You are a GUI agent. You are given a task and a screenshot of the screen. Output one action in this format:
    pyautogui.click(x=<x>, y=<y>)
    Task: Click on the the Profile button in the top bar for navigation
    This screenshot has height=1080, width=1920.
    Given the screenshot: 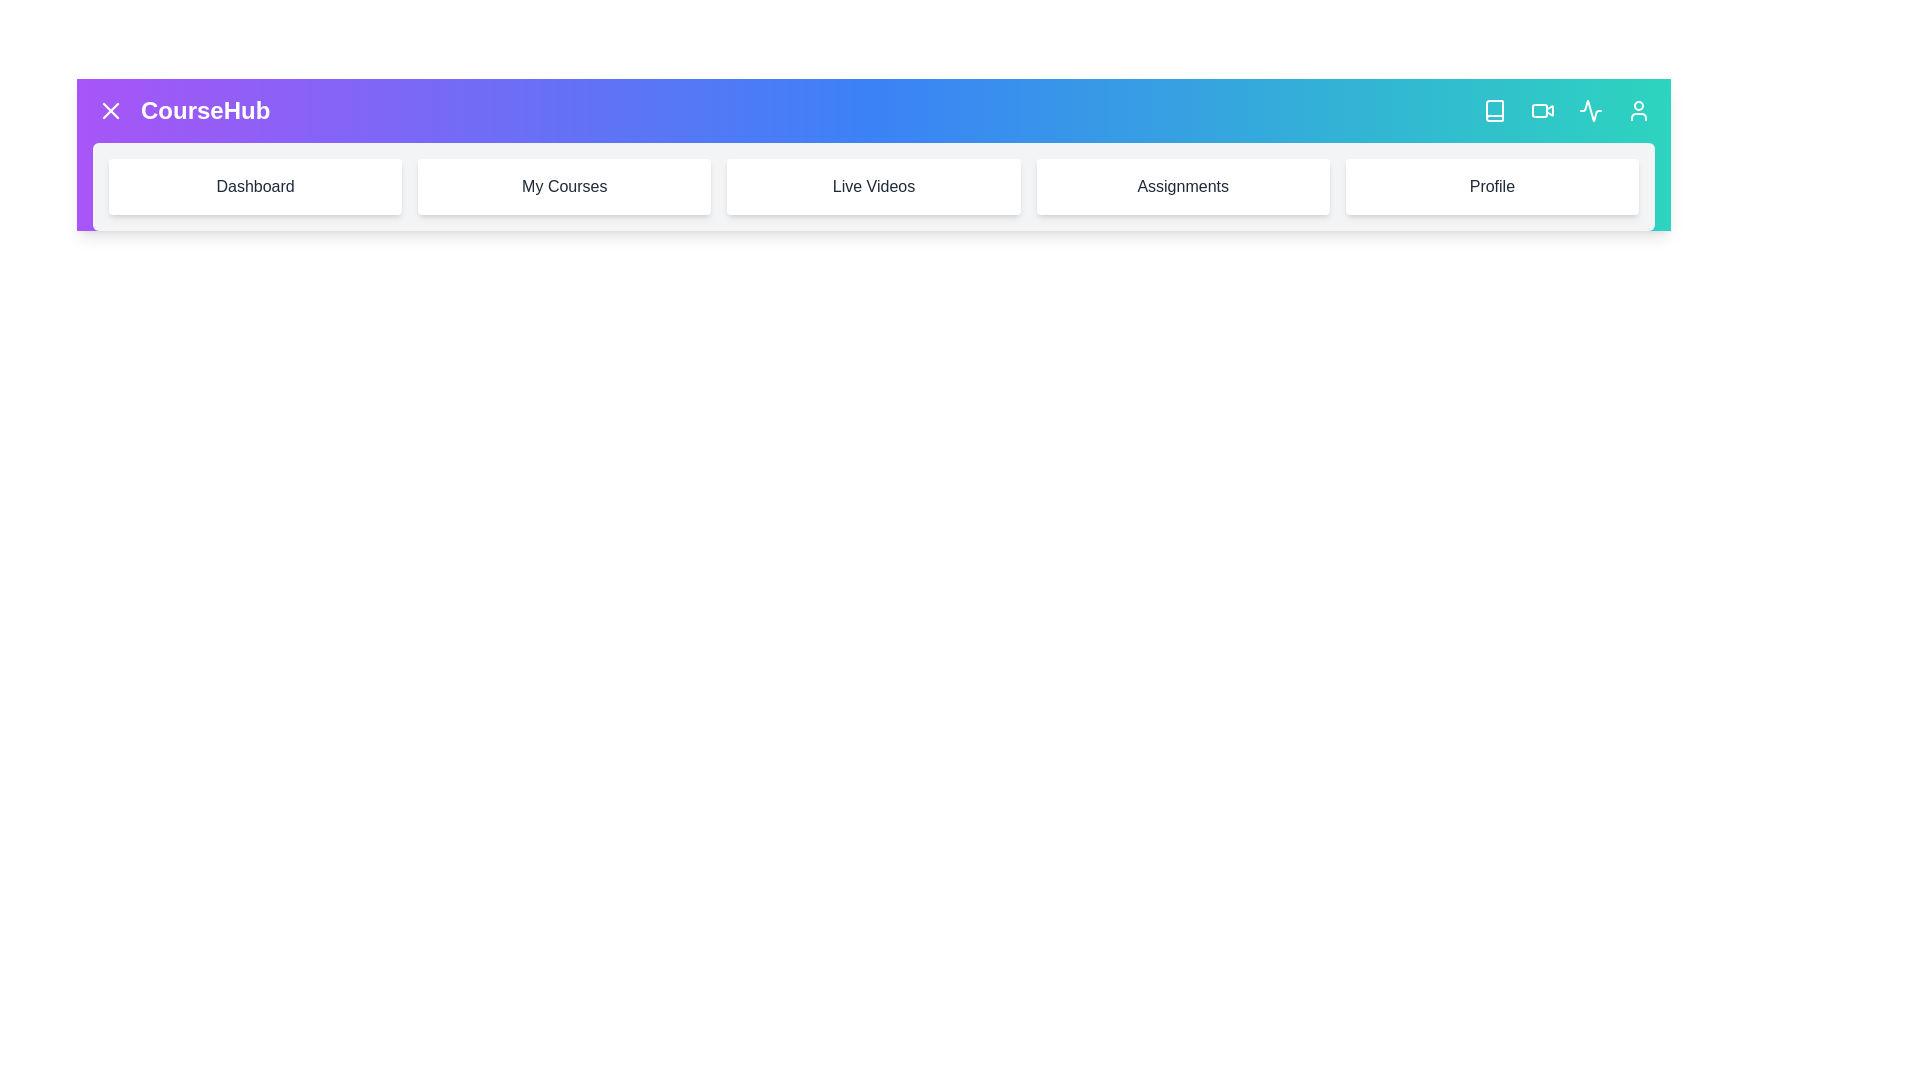 What is the action you would take?
    pyautogui.click(x=1638, y=111)
    